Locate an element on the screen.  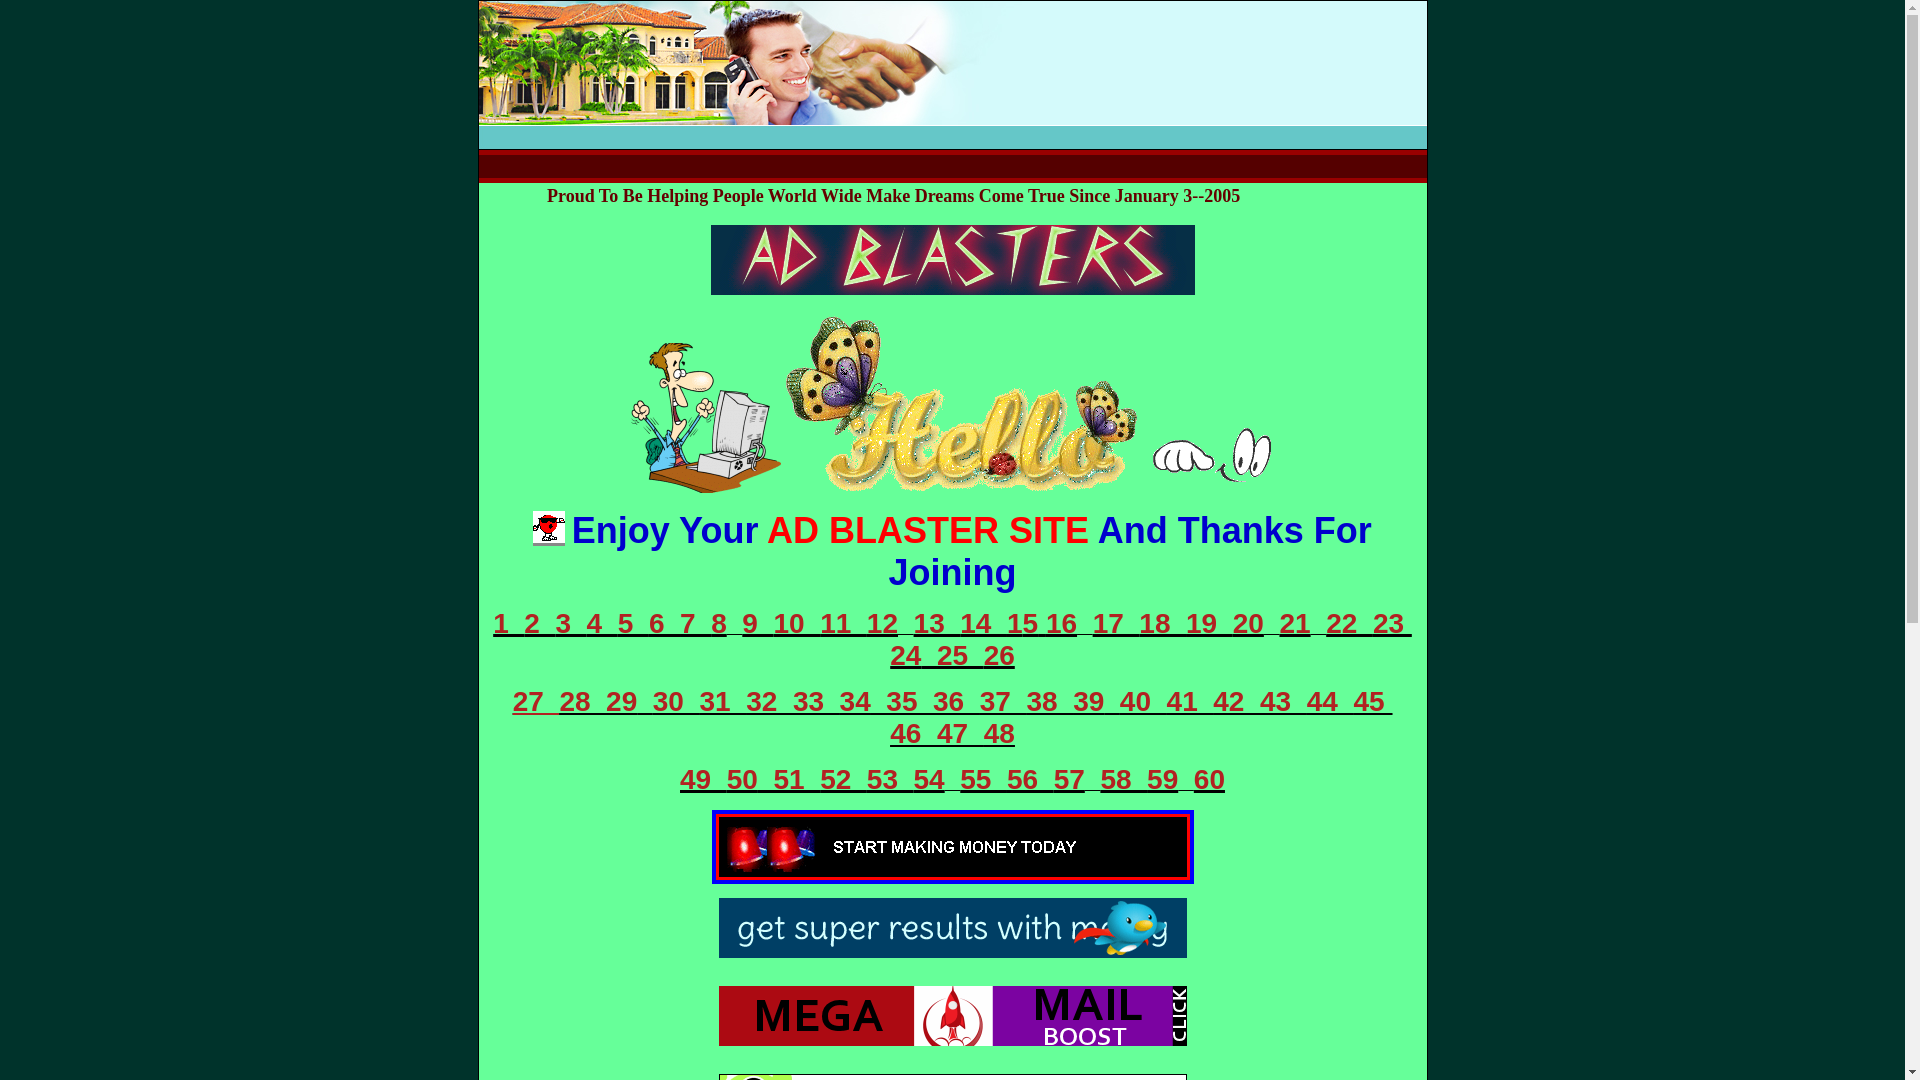
'56 ' is located at coordinates (1030, 778).